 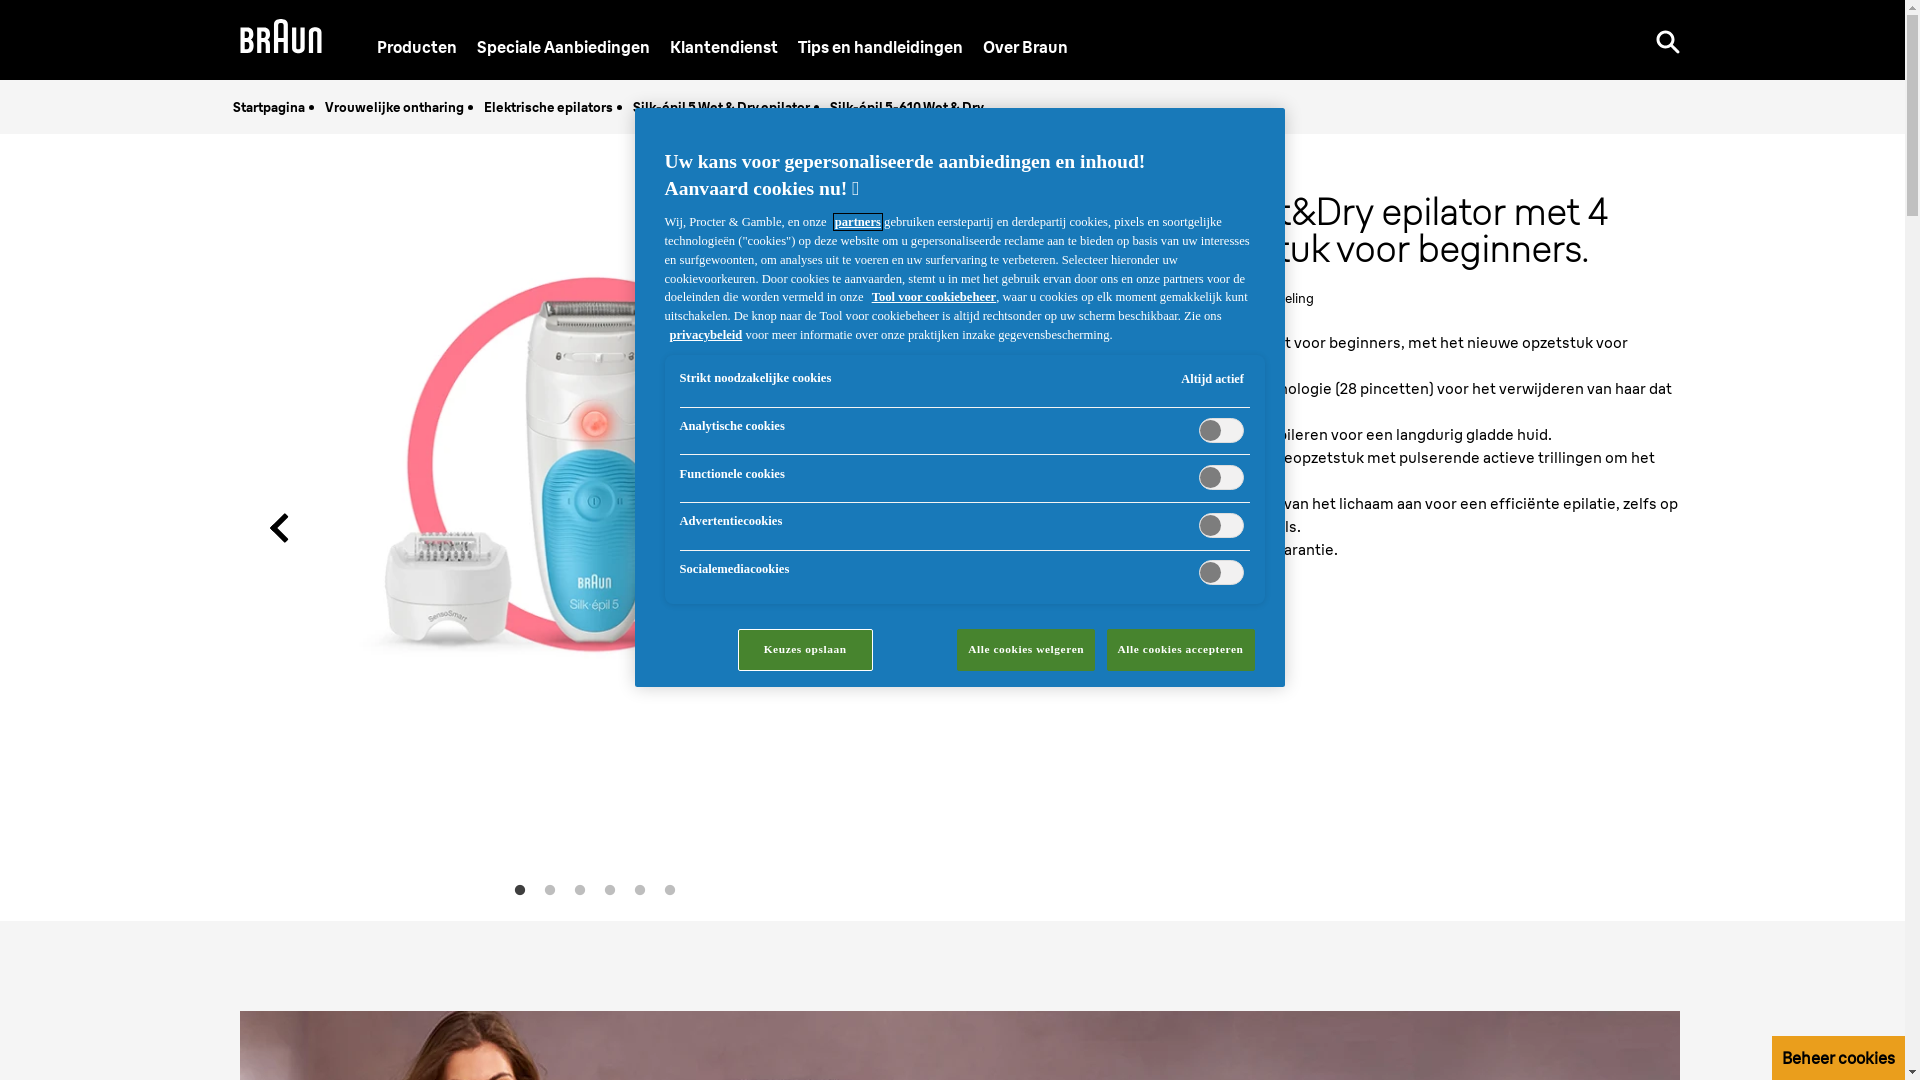 What do you see at coordinates (1025, 45) in the screenshot?
I see `'Over Braun'` at bounding box center [1025, 45].